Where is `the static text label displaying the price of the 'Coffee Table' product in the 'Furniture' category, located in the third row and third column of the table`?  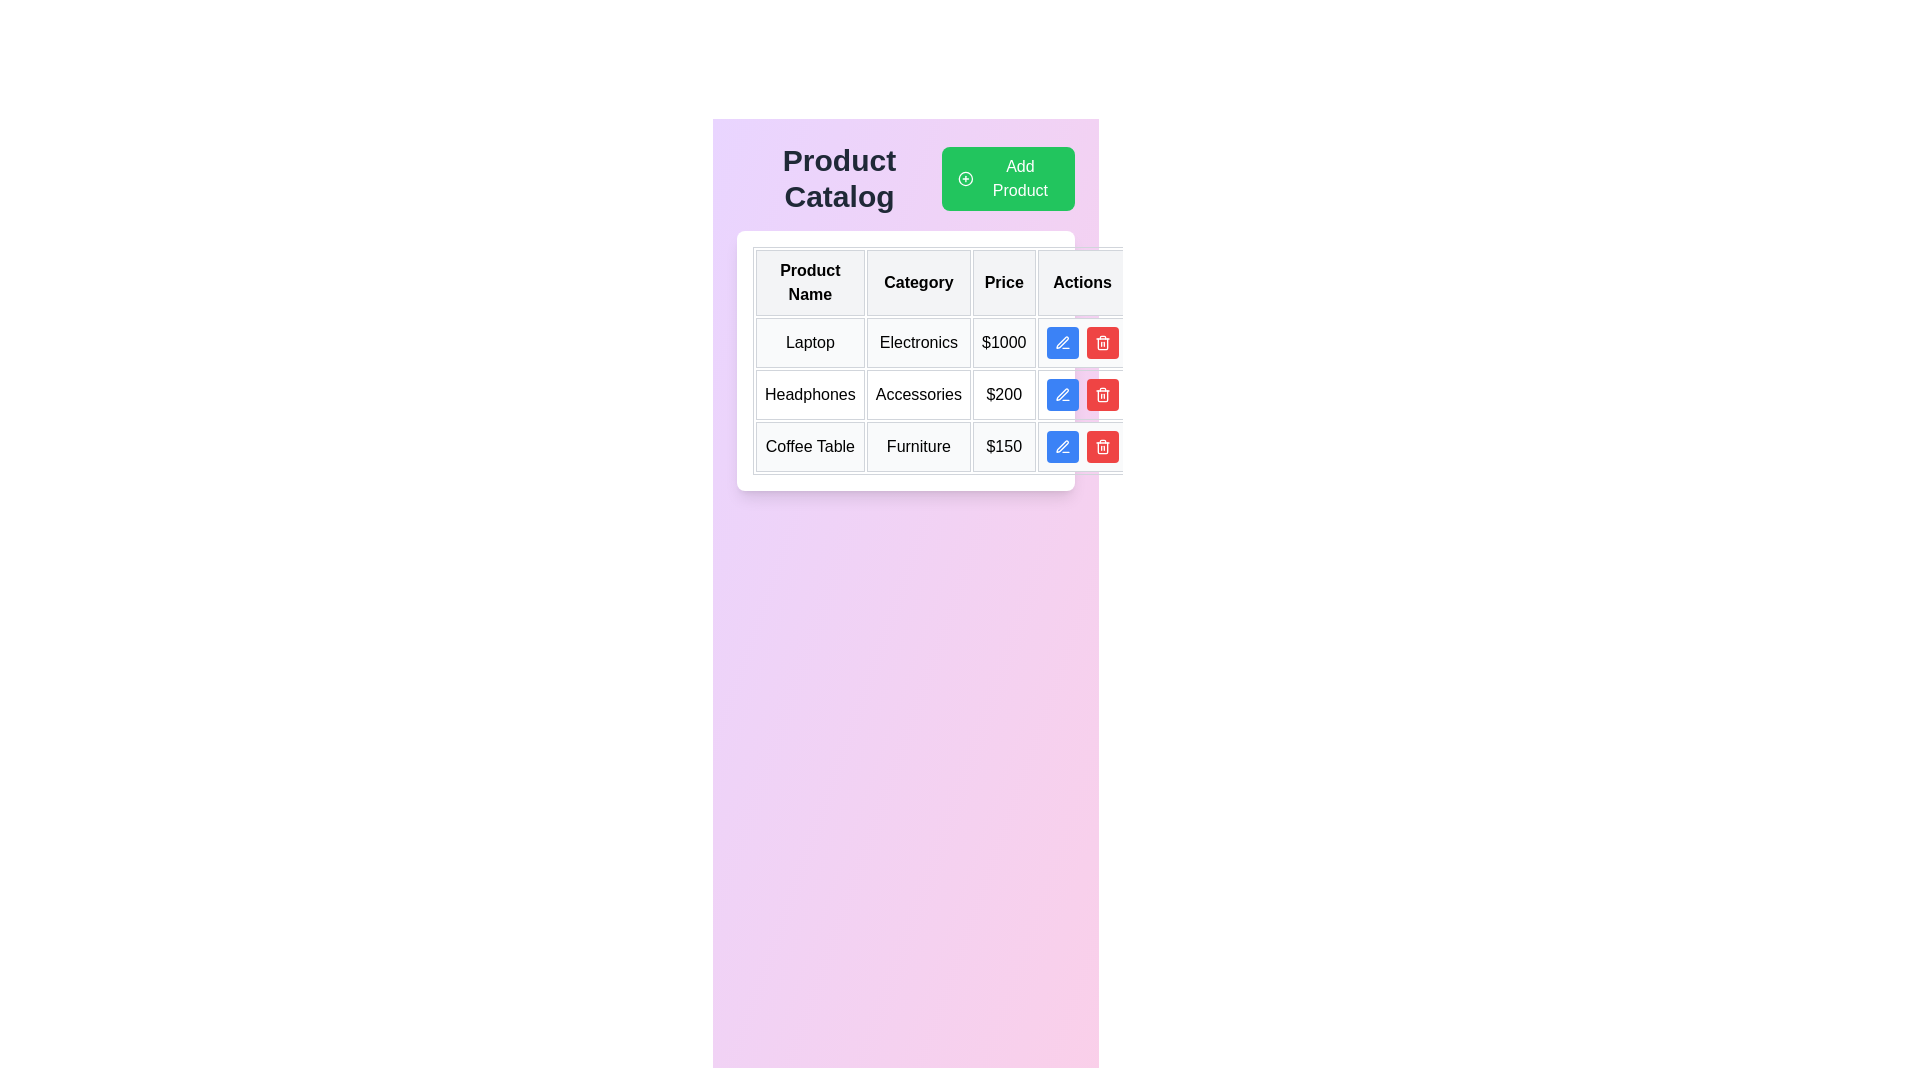
the static text label displaying the price of the 'Coffee Table' product in the 'Furniture' category, located in the third row and third column of the table is located at coordinates (1004, 446).